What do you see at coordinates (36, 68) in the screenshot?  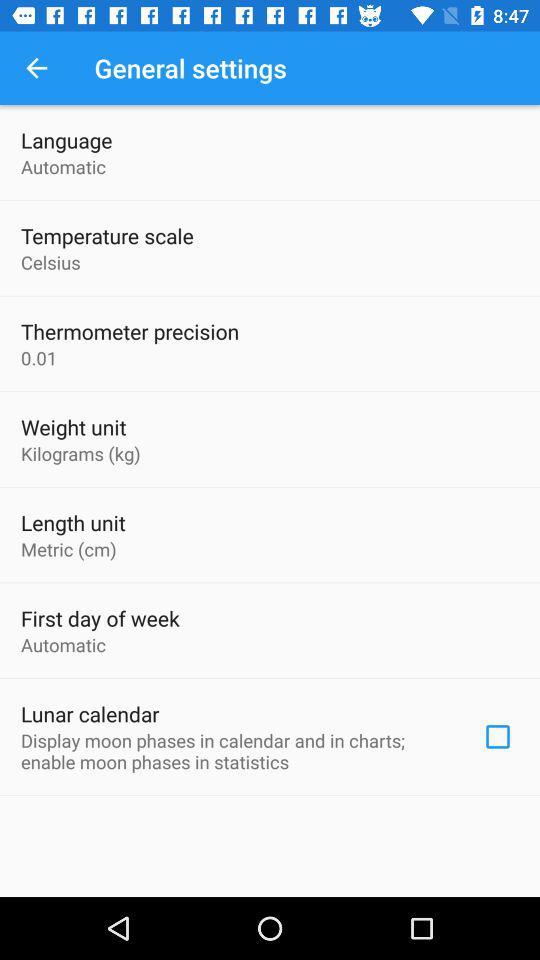 I see `the app next to the general settings` at bounding box center [36, 68].